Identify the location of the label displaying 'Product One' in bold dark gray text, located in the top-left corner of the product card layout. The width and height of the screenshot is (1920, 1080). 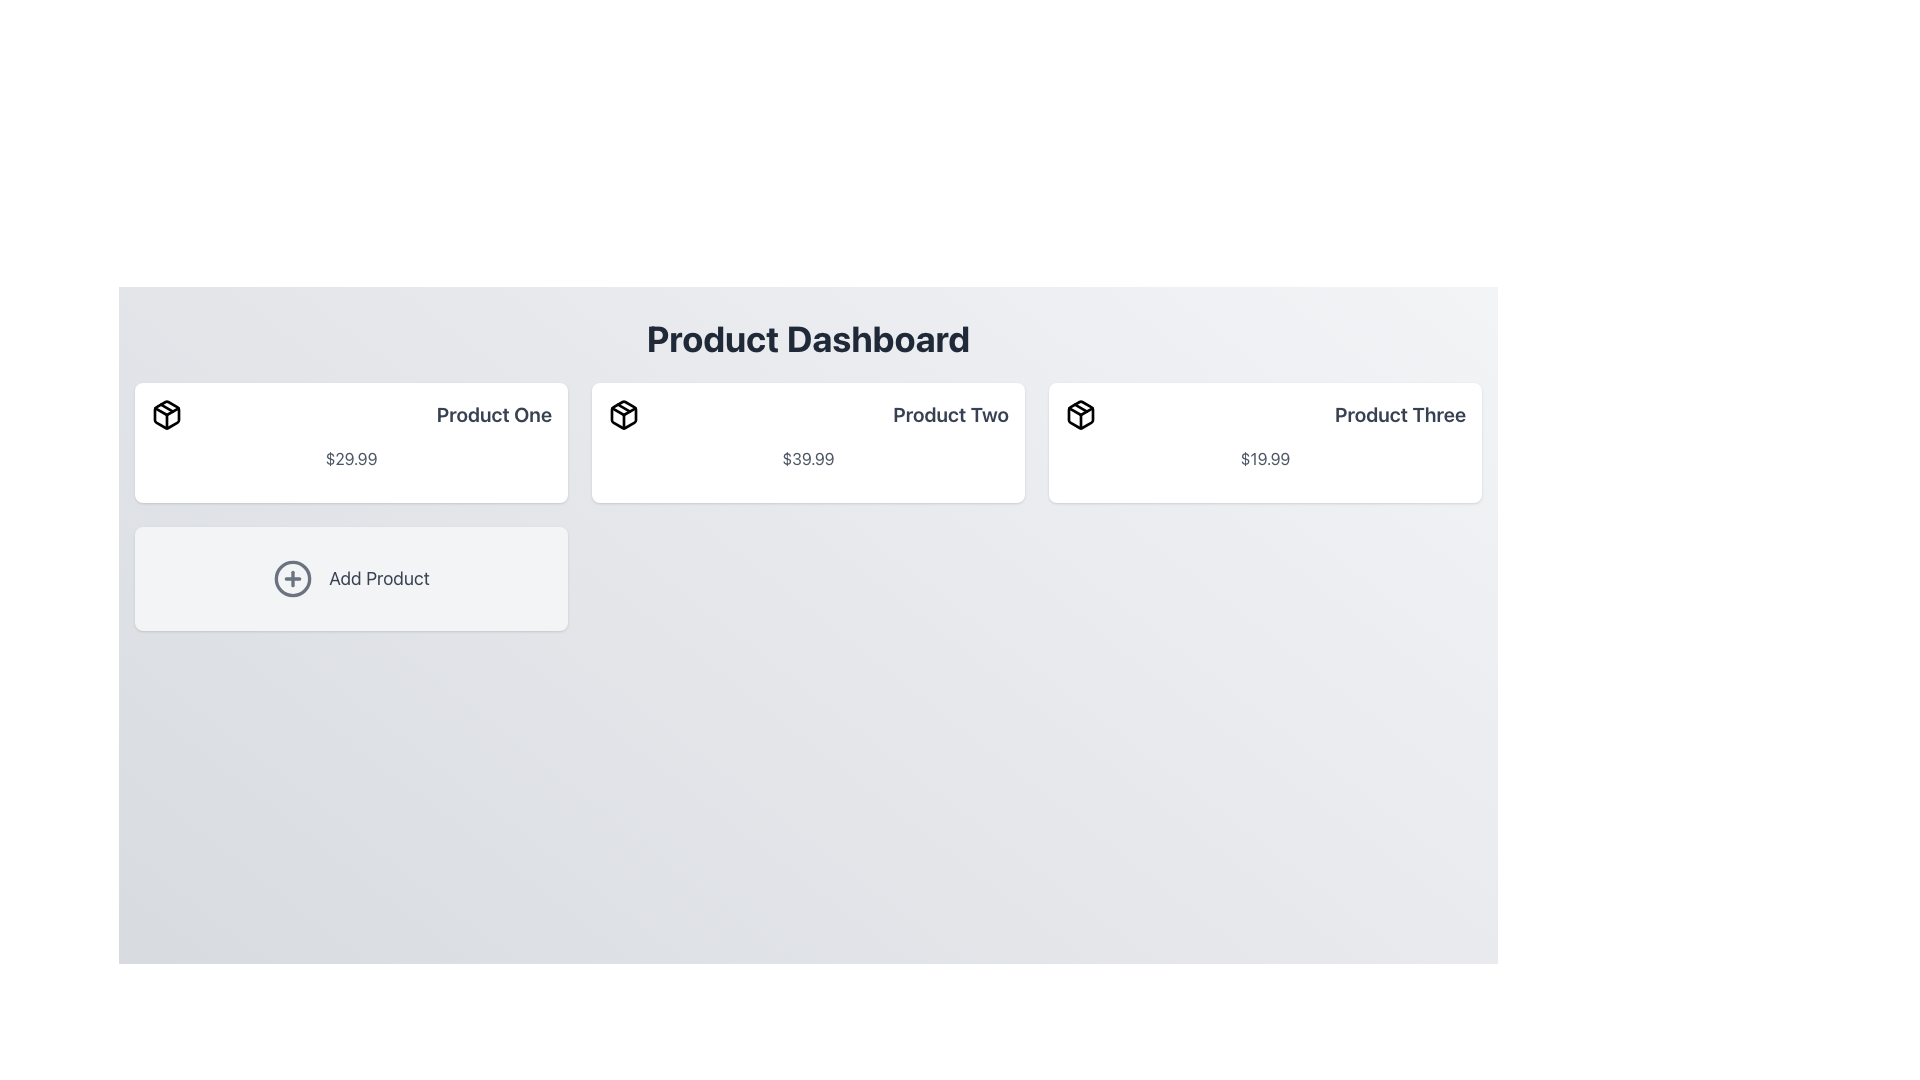
(494, 414).